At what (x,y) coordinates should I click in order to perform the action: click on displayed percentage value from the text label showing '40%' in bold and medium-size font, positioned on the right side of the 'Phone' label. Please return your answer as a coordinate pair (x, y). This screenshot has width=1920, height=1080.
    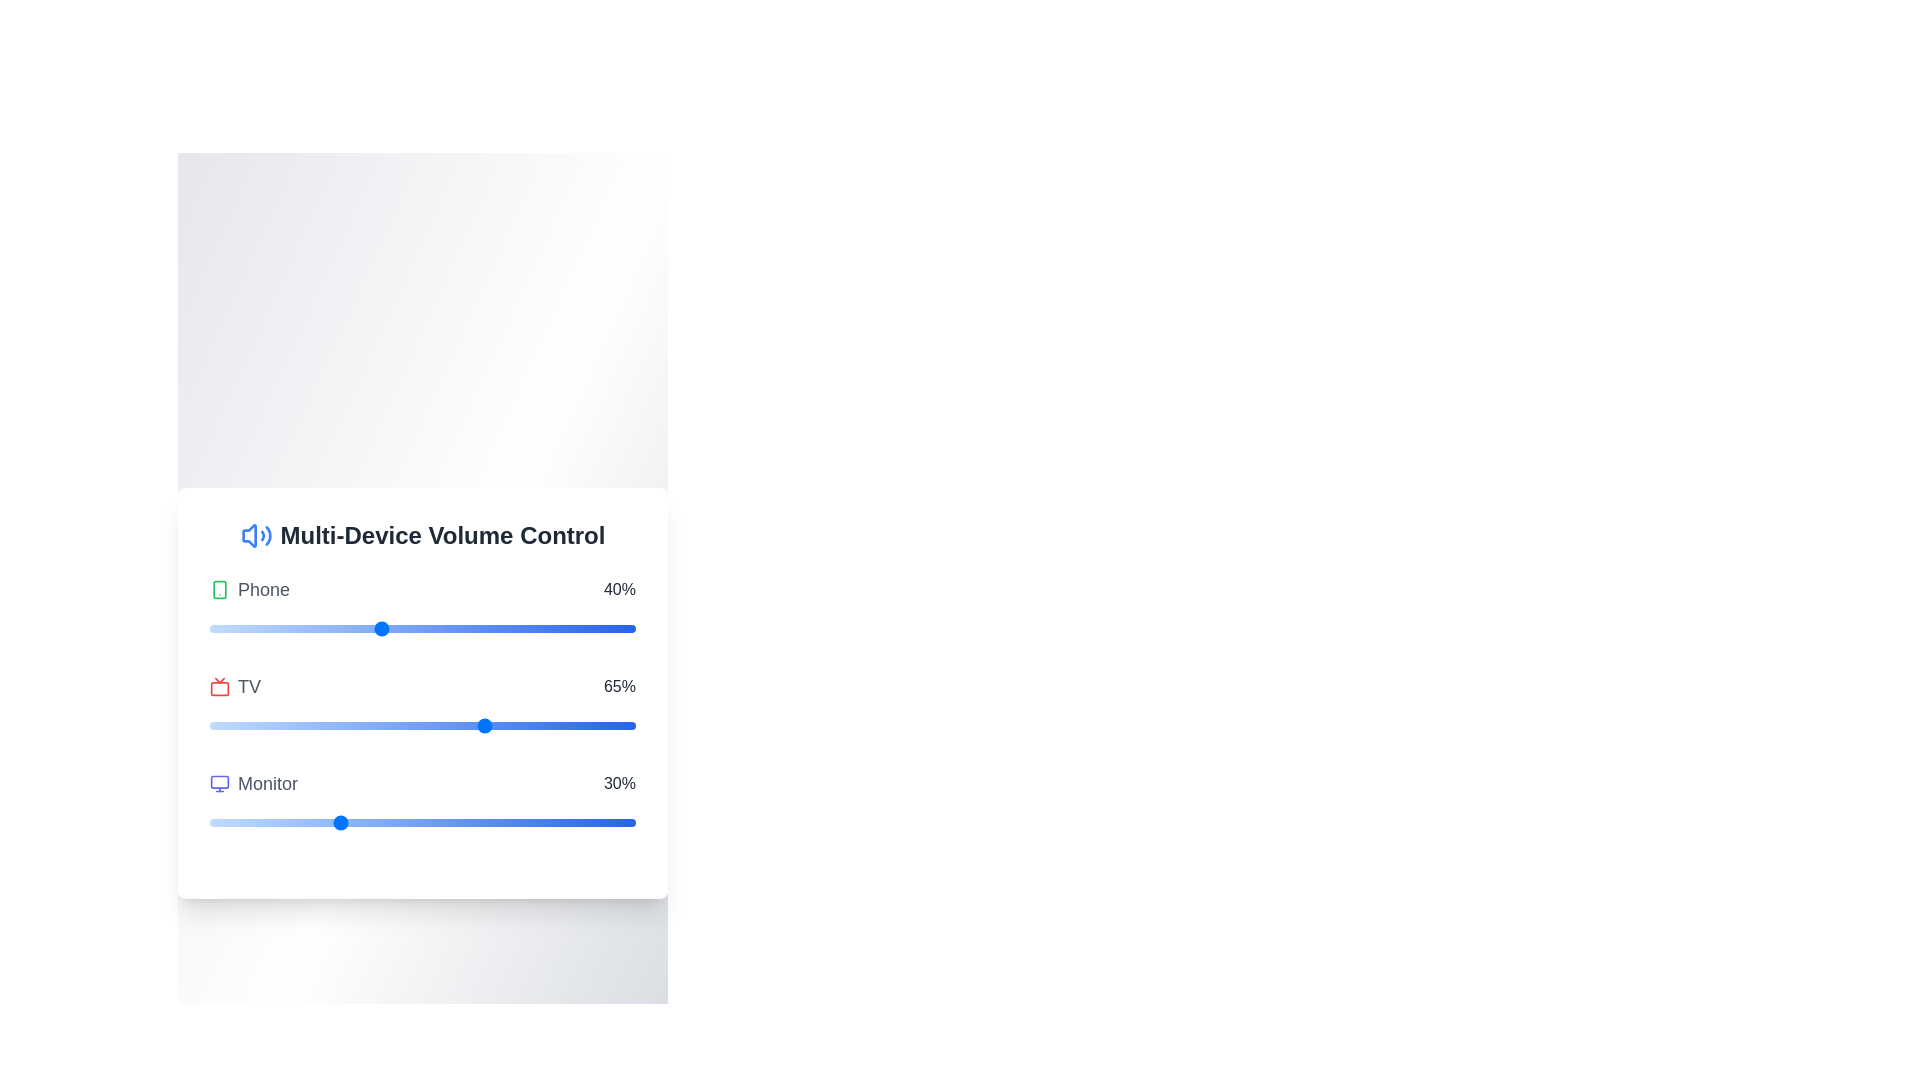
    Looking at the image, I should click on (618, 588).